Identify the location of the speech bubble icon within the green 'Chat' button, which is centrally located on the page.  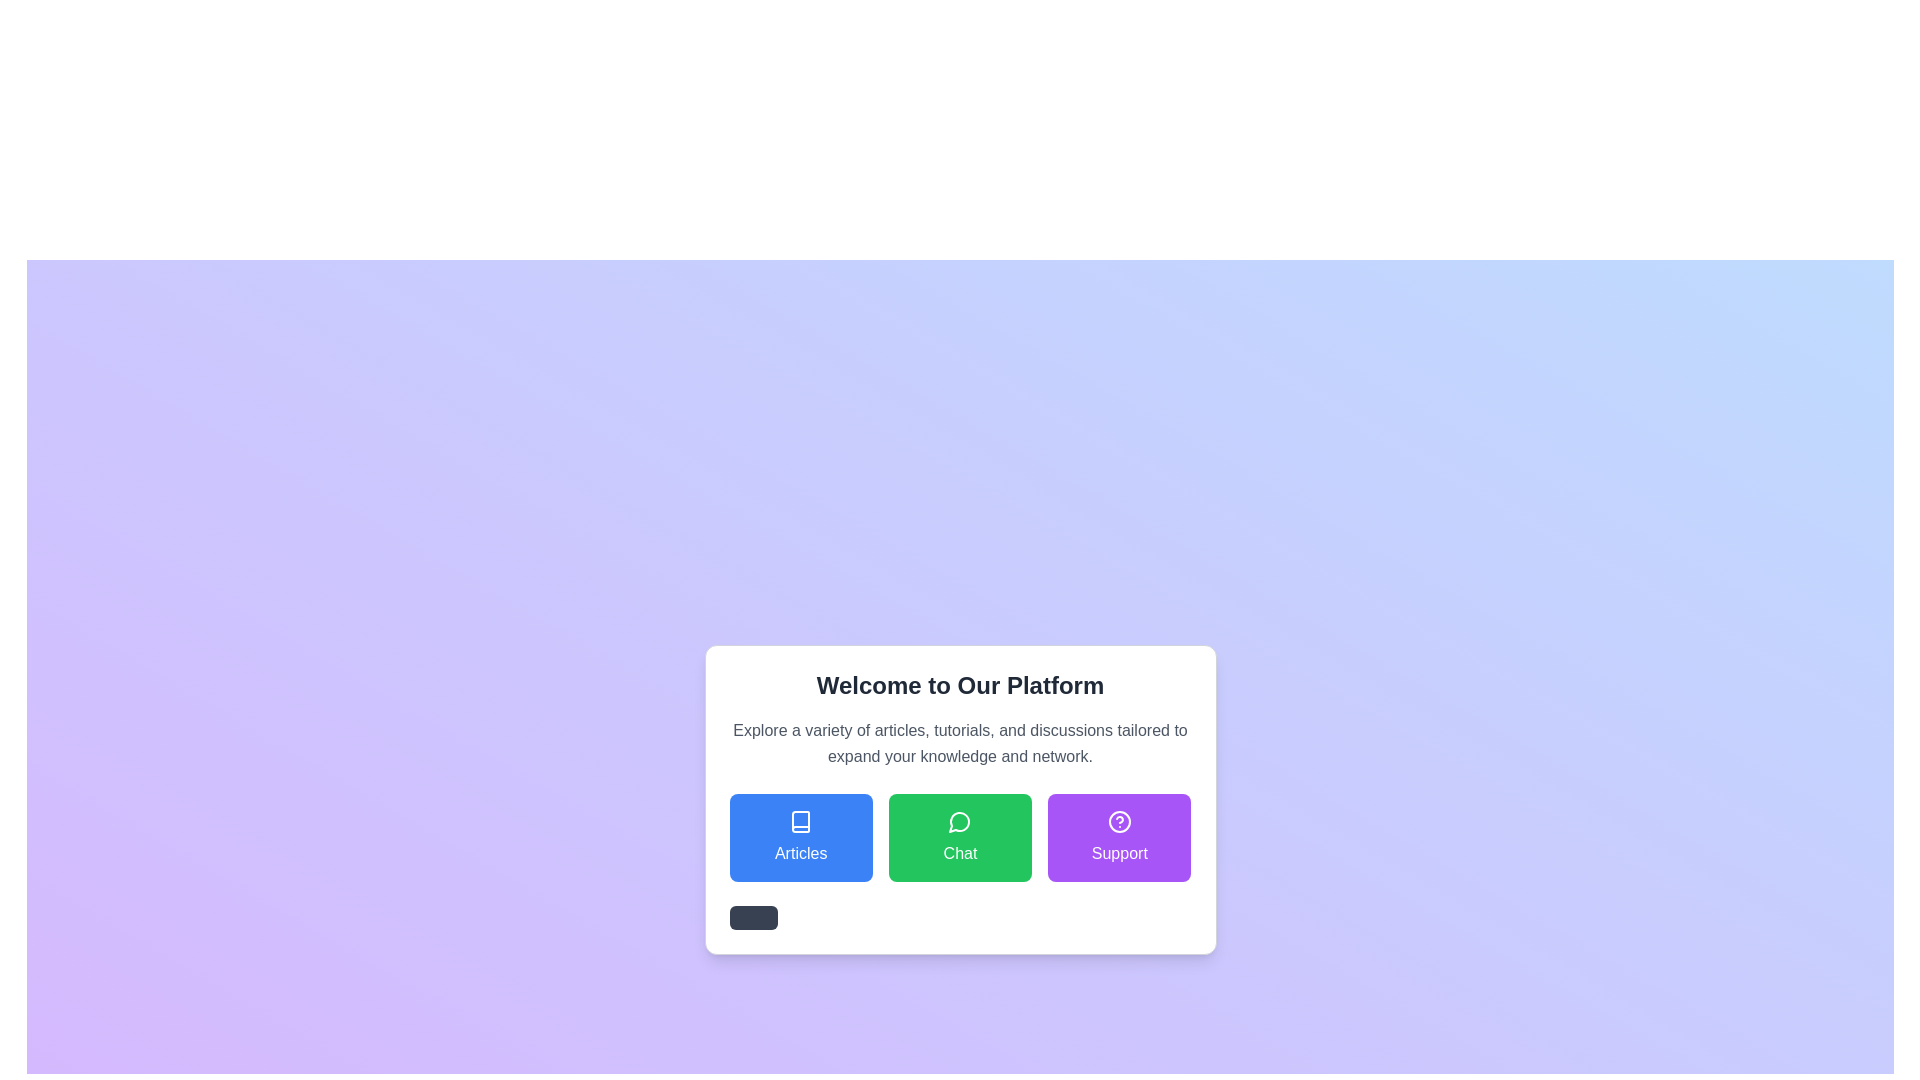
(960, 821).